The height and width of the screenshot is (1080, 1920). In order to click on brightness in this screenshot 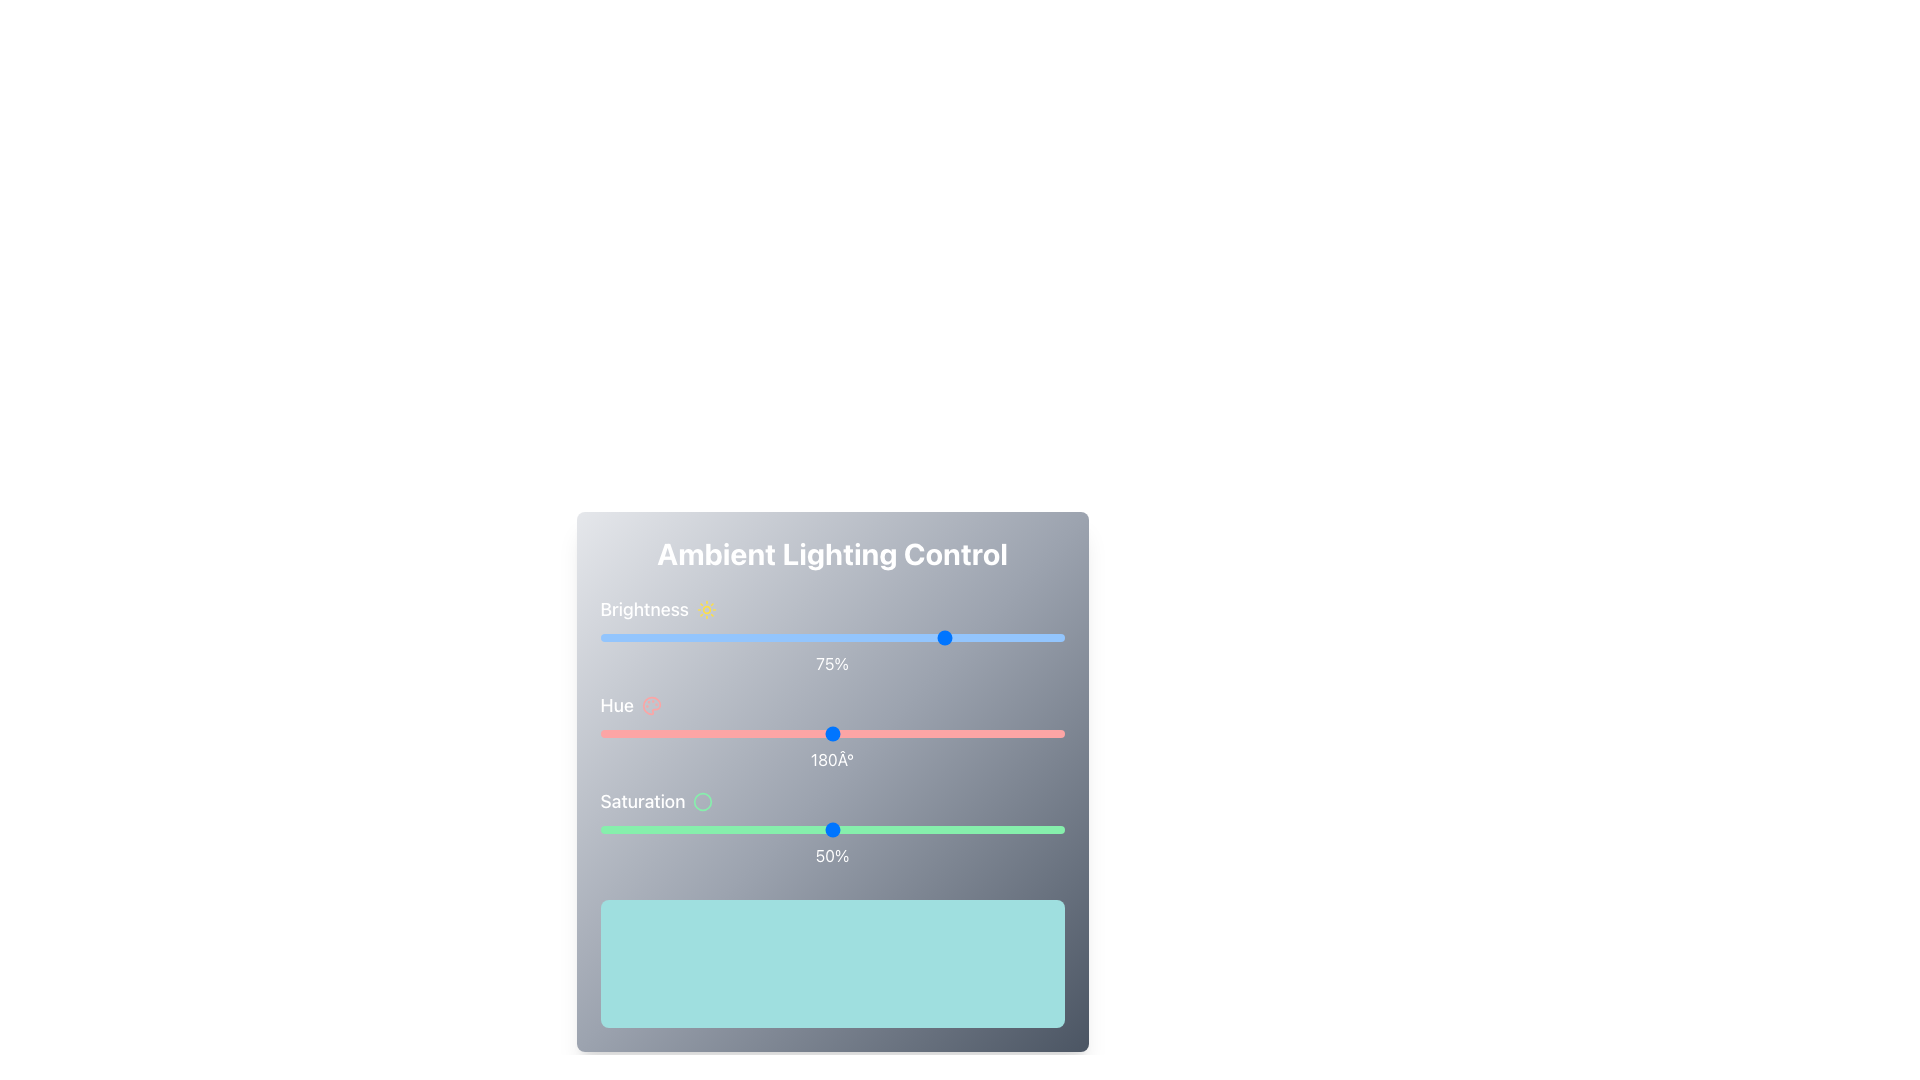, I will do `click(613, 637)`.